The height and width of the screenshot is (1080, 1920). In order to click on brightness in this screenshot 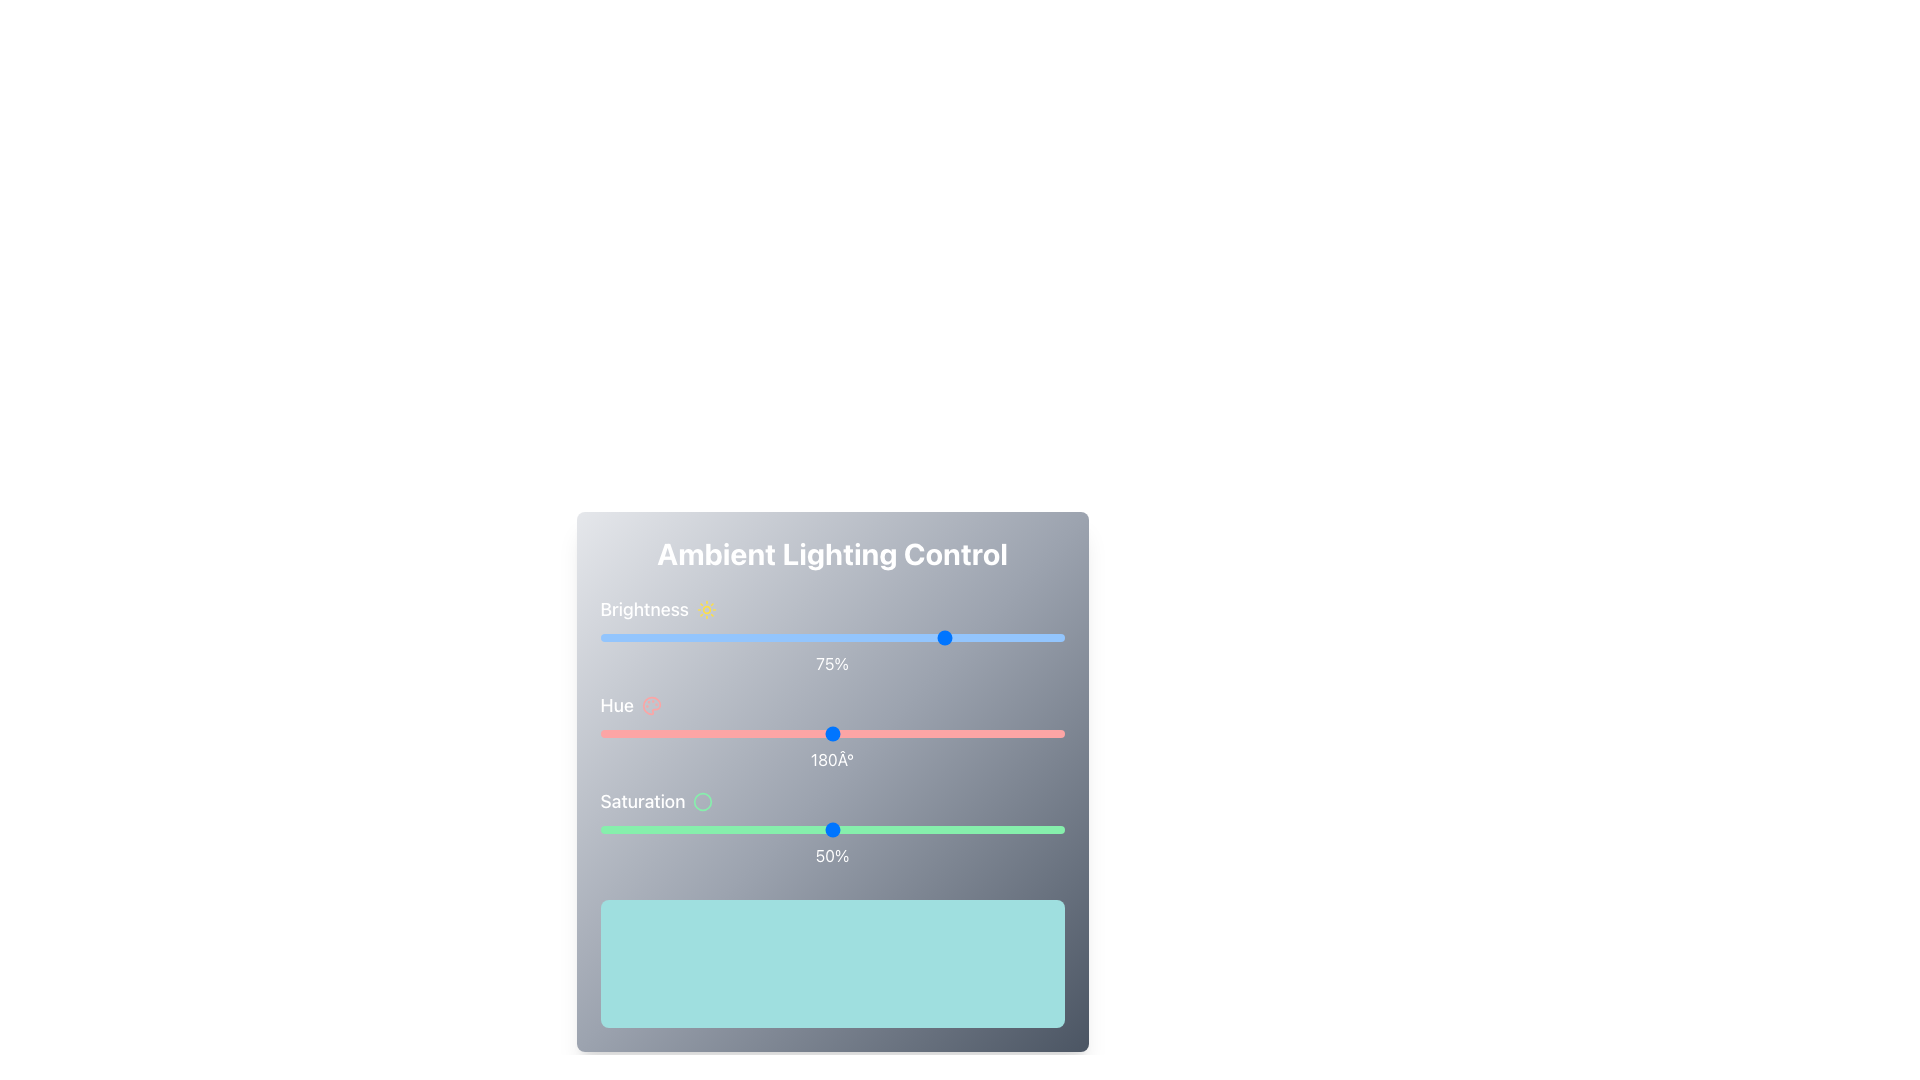, I will do `click(613, 637)`.